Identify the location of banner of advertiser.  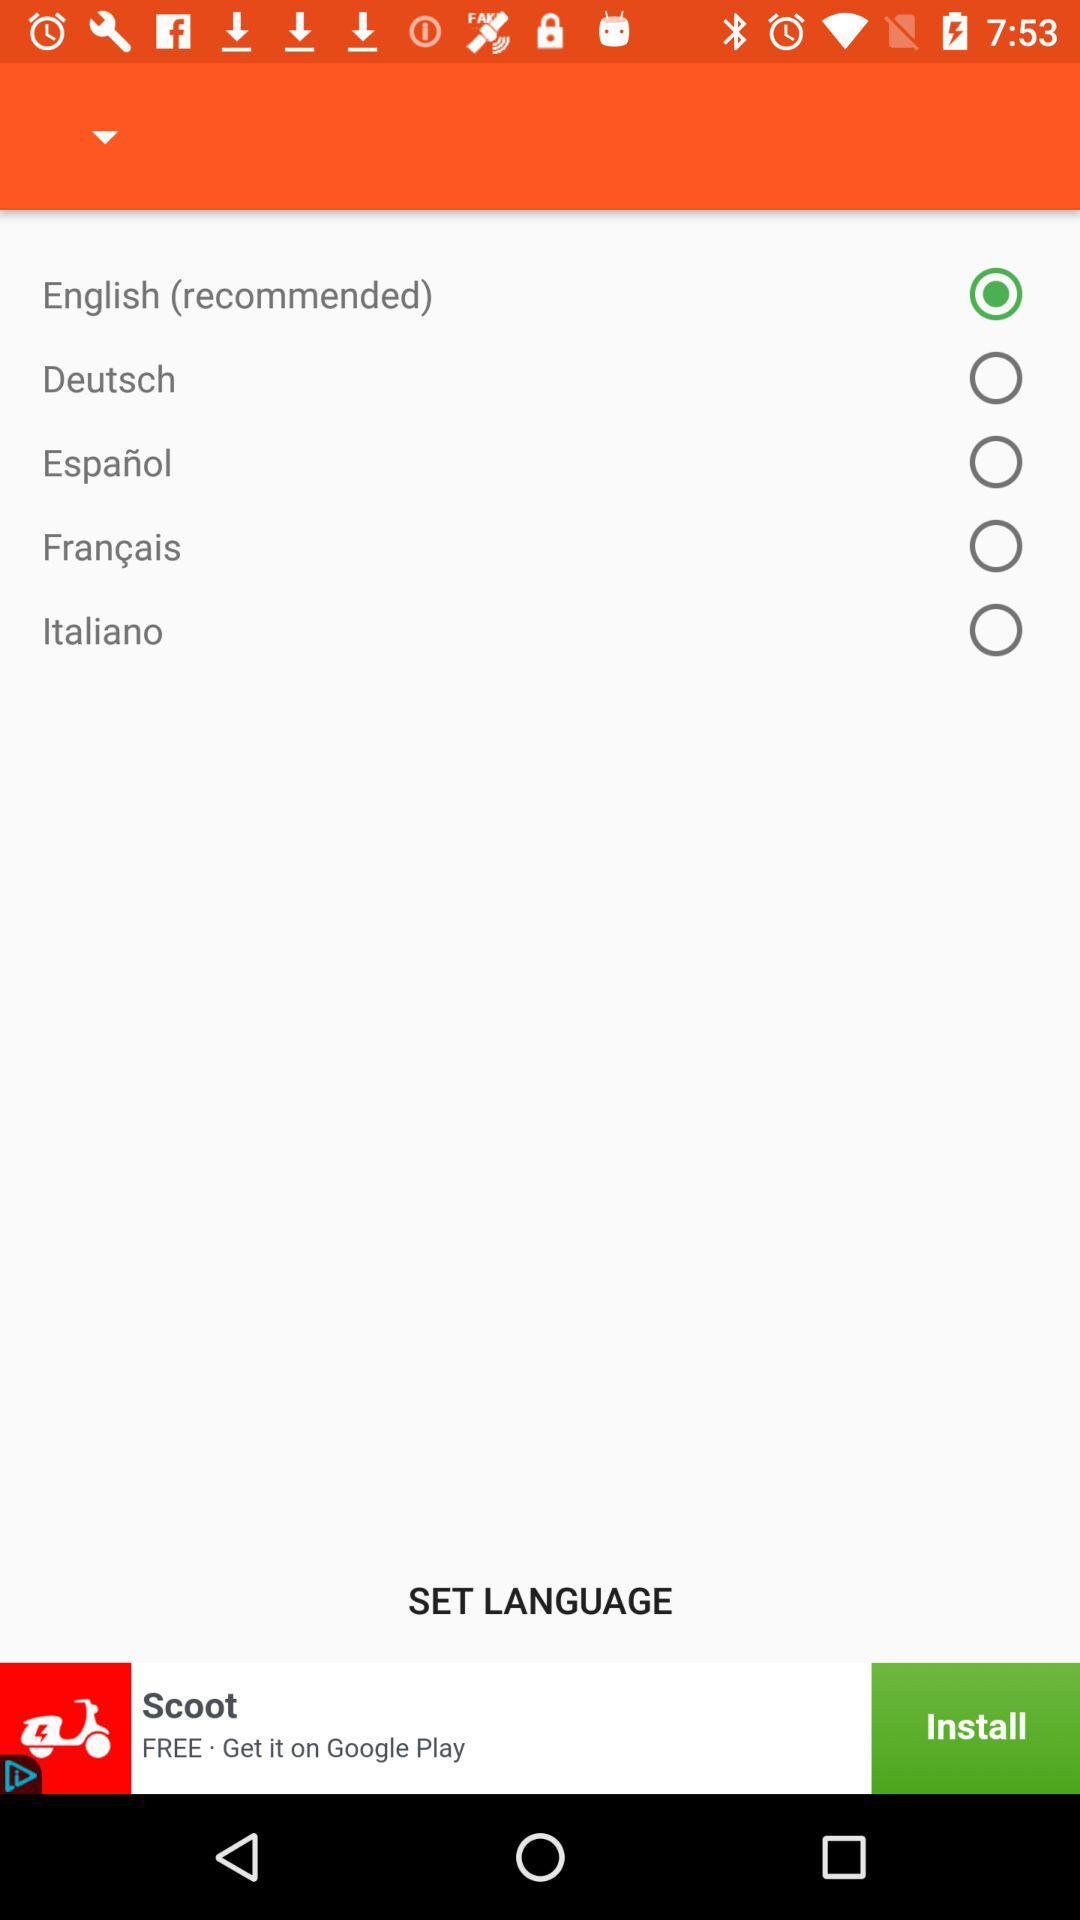
(540, 1727).